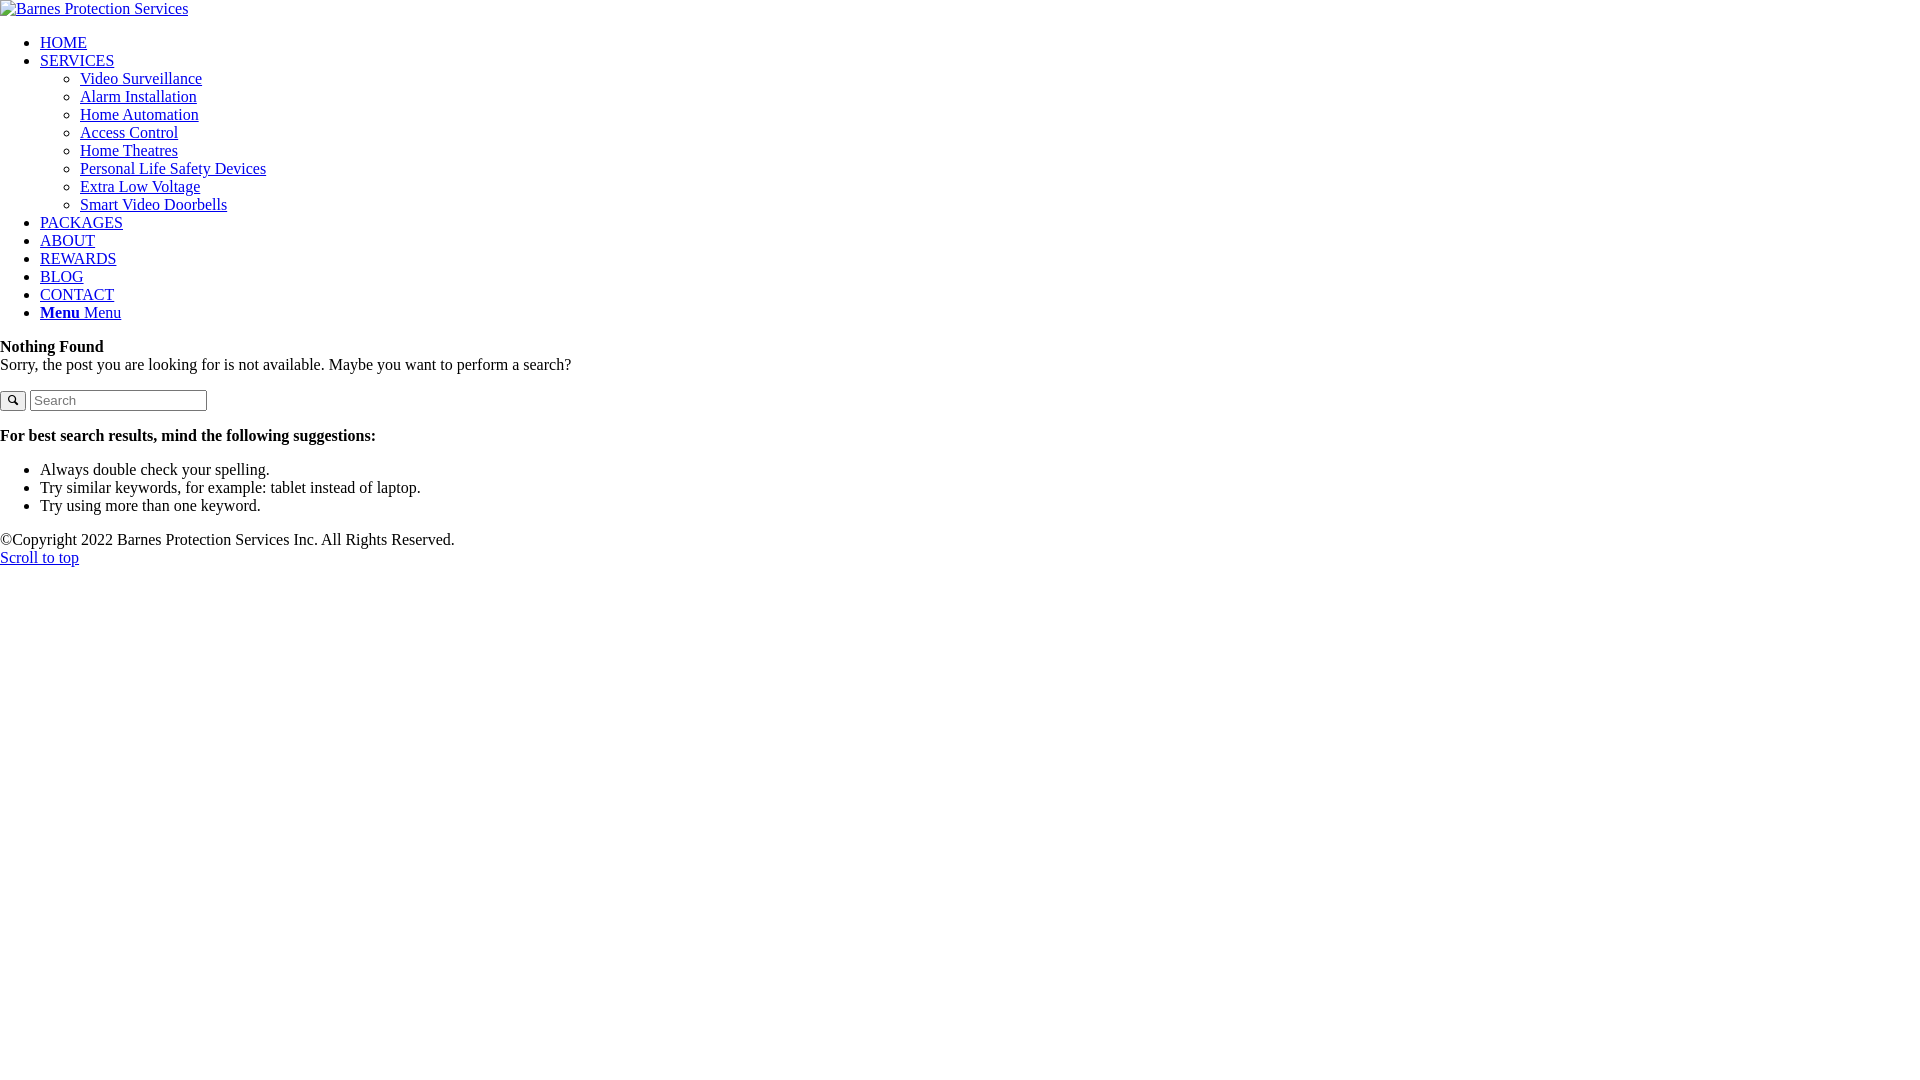 This screenshot has height=1080, width=1920. Describe the element at coordinates (138, 114) in the screenshot. I see `'Home Automation'` at that location.